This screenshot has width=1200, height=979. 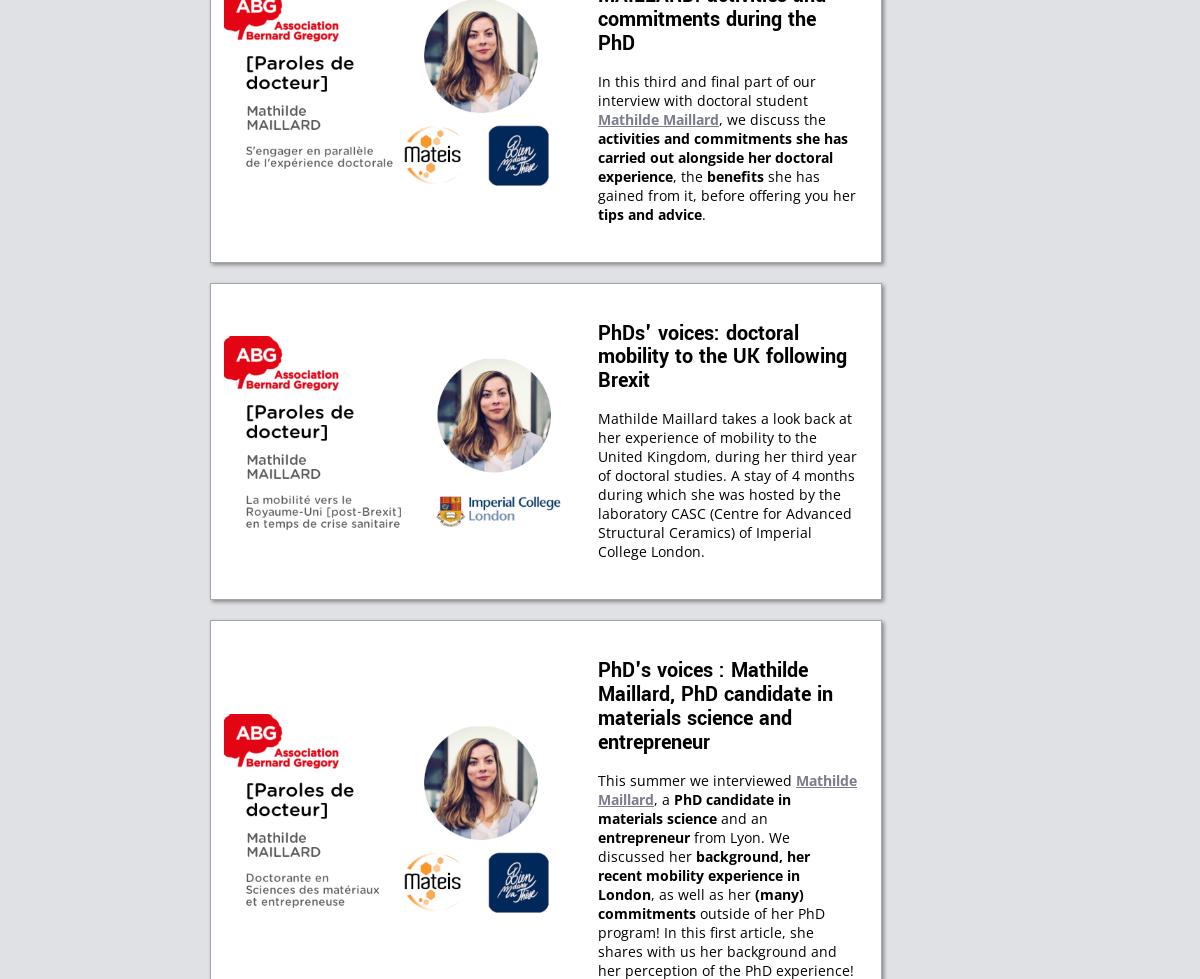 What do you see at coordinates (735, 175) in the screenshot?
I see `'benefits'` at bounding box center [735, 175].